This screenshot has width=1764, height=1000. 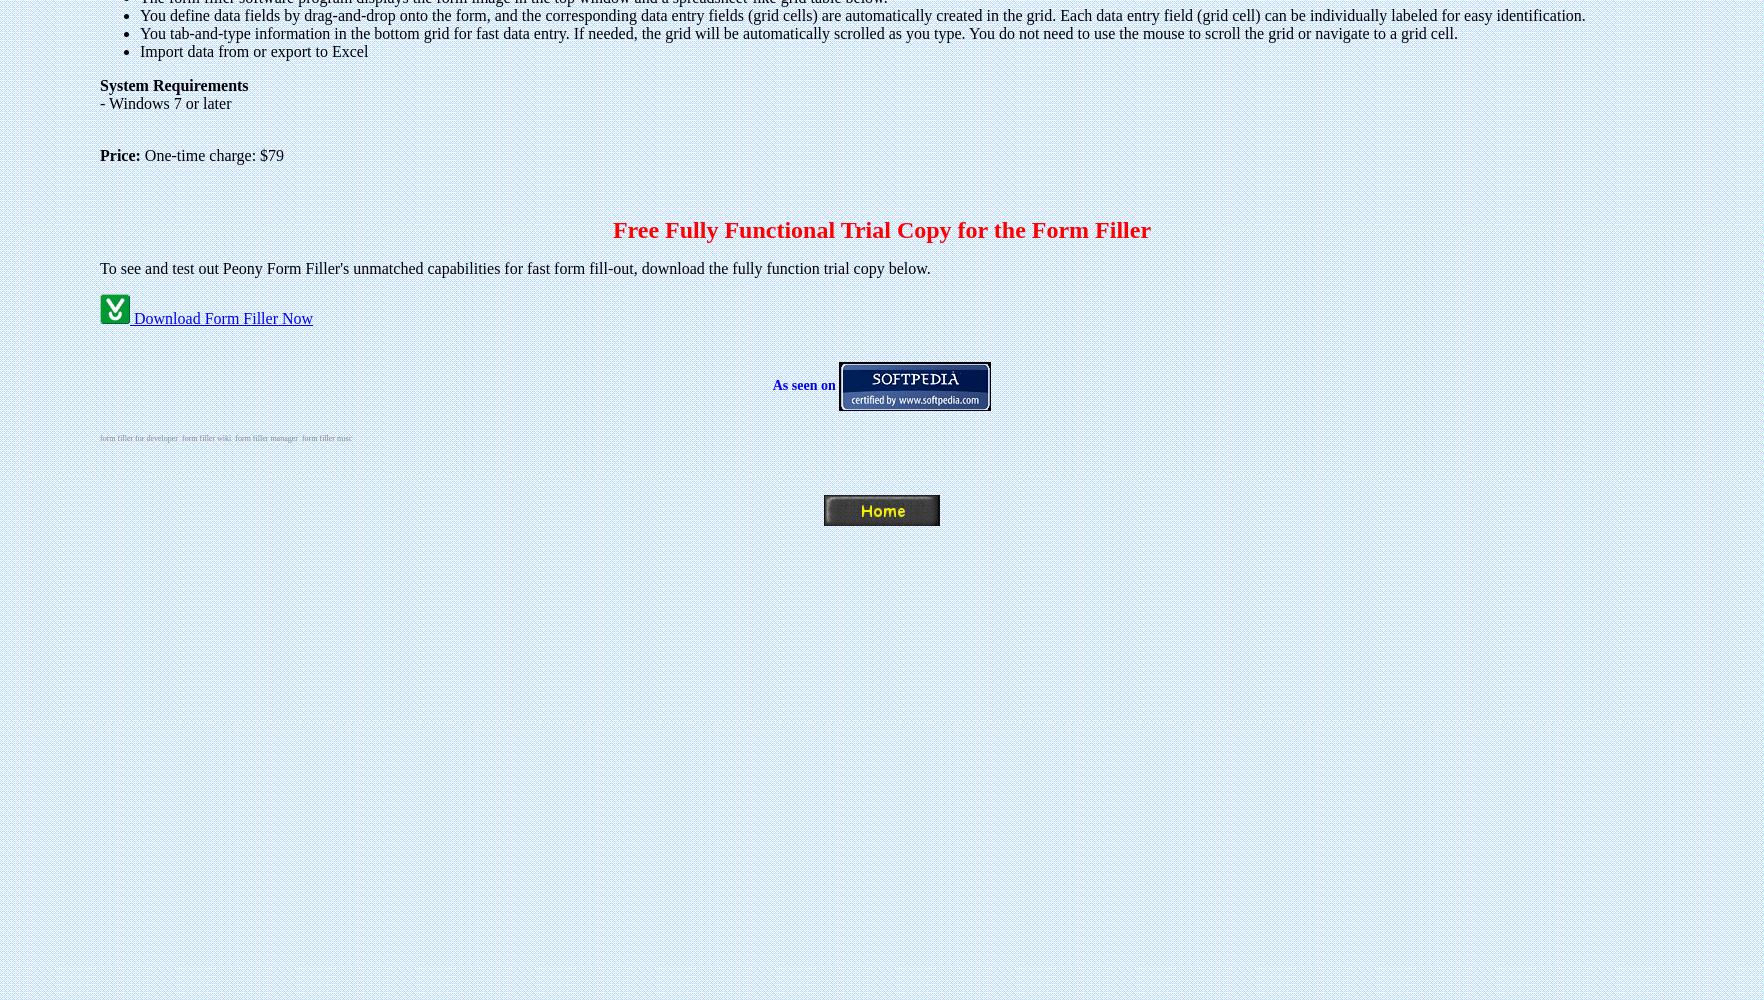 What do you see at coordinates (326, 438) in the screenshot?
I see `'form filler misc'` at bounding box center [326, 438].